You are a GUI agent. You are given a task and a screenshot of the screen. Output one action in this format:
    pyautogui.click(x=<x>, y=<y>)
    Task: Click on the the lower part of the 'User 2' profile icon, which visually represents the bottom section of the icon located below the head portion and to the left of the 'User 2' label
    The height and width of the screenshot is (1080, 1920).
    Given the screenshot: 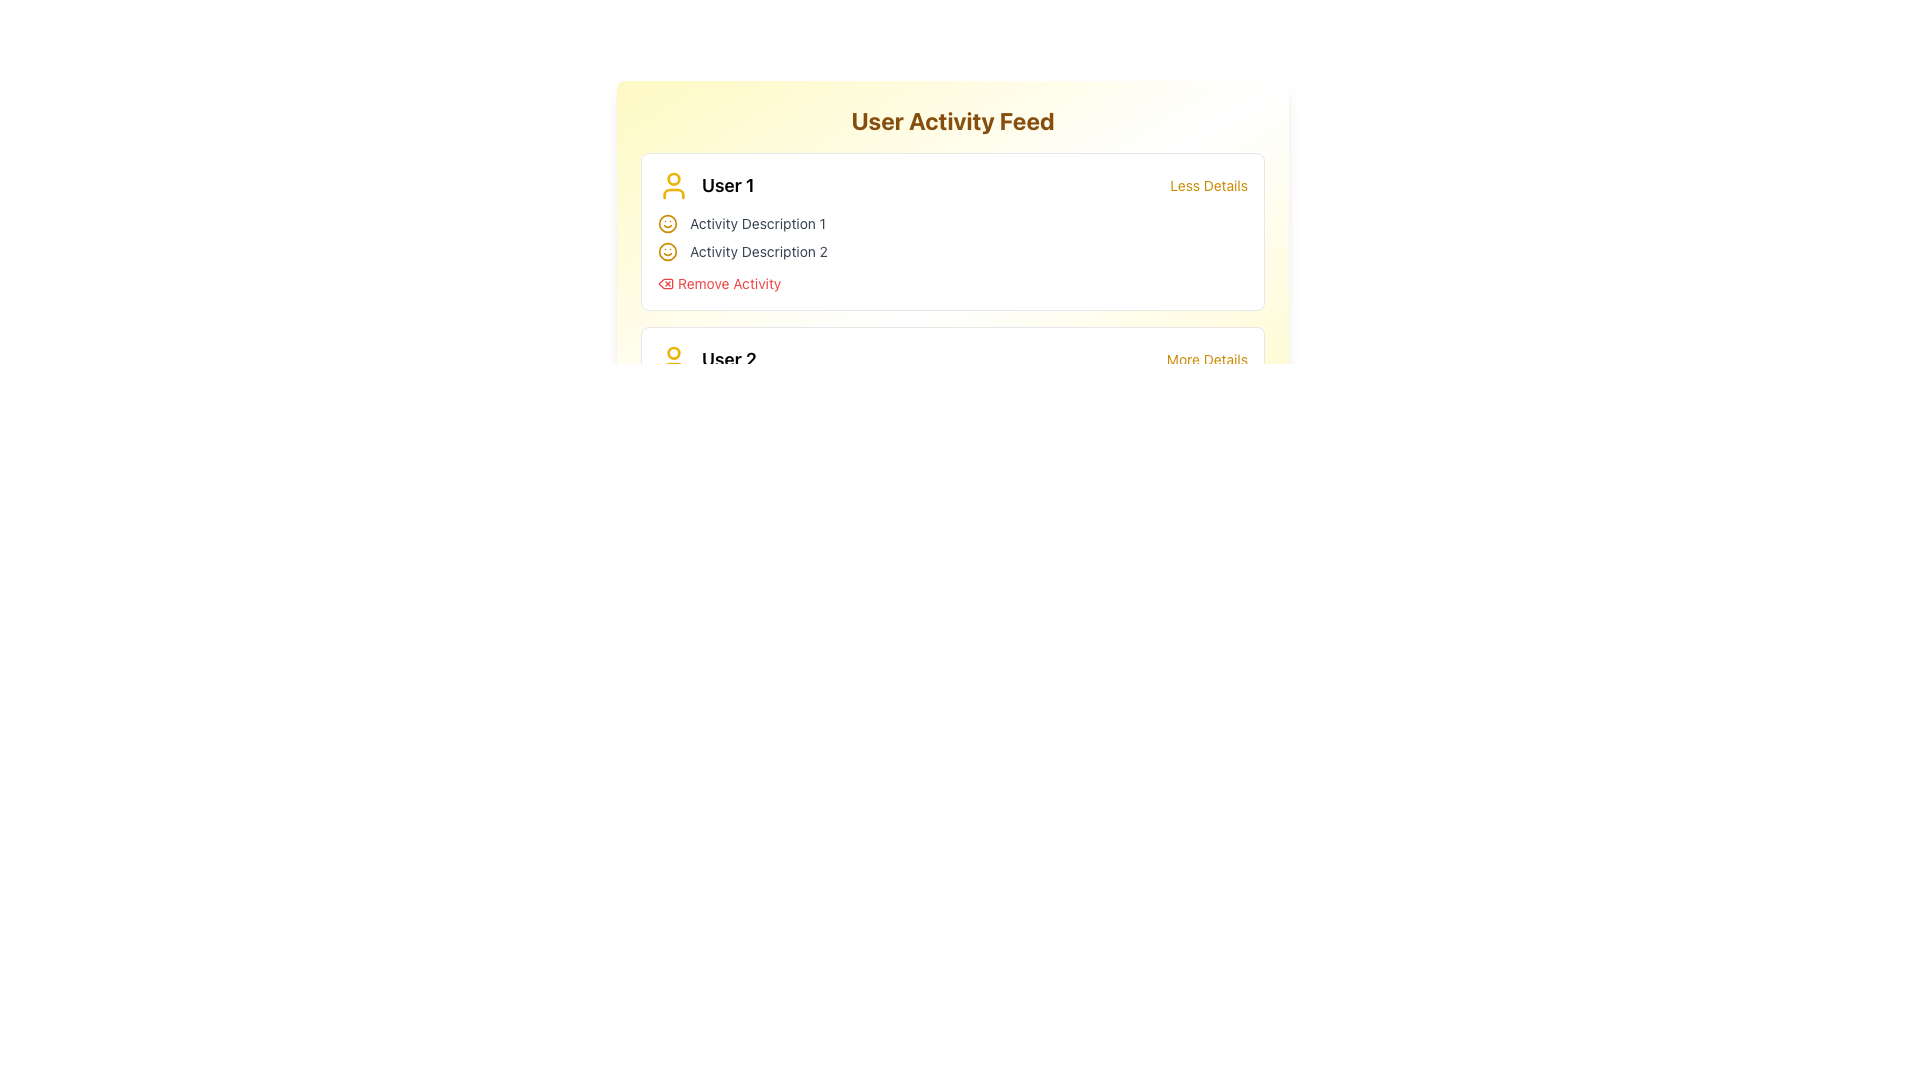 What is the action you would take?
    pyautogui.click(x=673, y=367)
    